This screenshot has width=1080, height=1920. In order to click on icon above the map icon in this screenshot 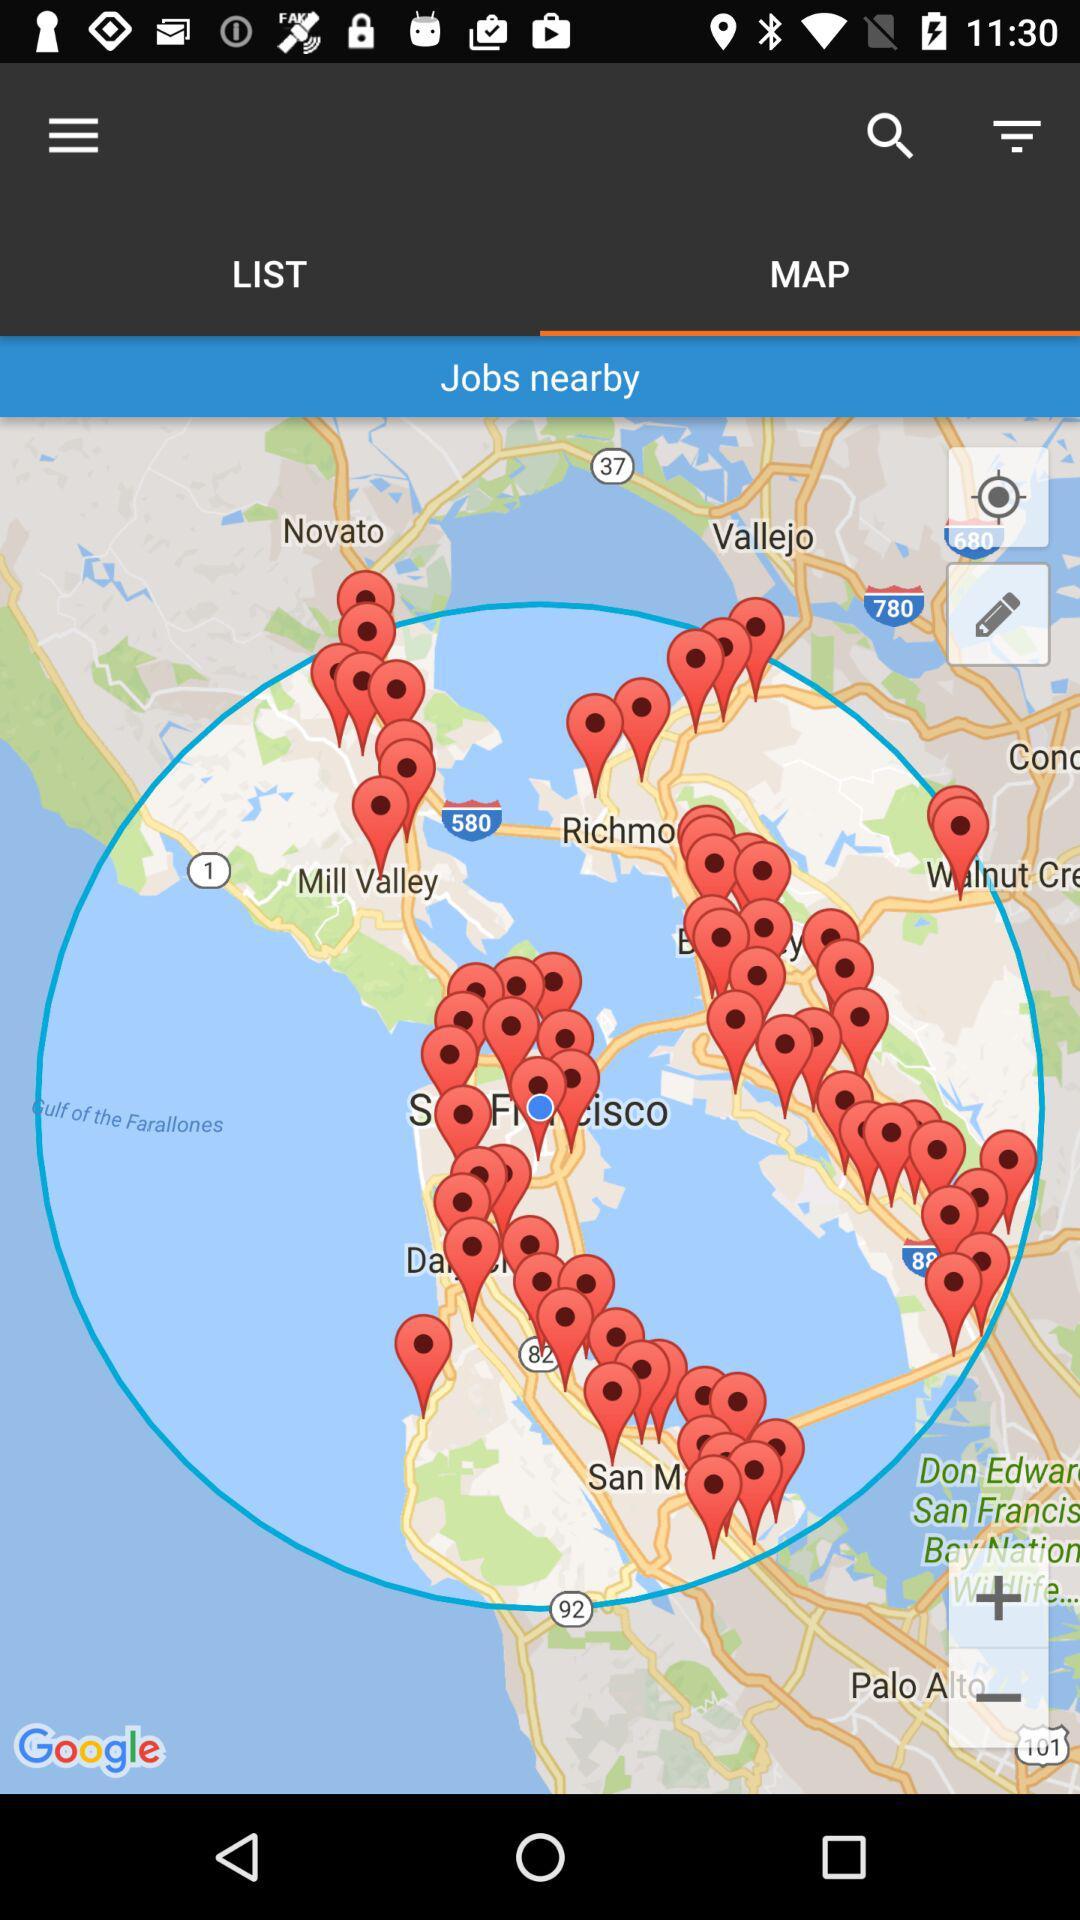, I will do `click(890, 135)`.